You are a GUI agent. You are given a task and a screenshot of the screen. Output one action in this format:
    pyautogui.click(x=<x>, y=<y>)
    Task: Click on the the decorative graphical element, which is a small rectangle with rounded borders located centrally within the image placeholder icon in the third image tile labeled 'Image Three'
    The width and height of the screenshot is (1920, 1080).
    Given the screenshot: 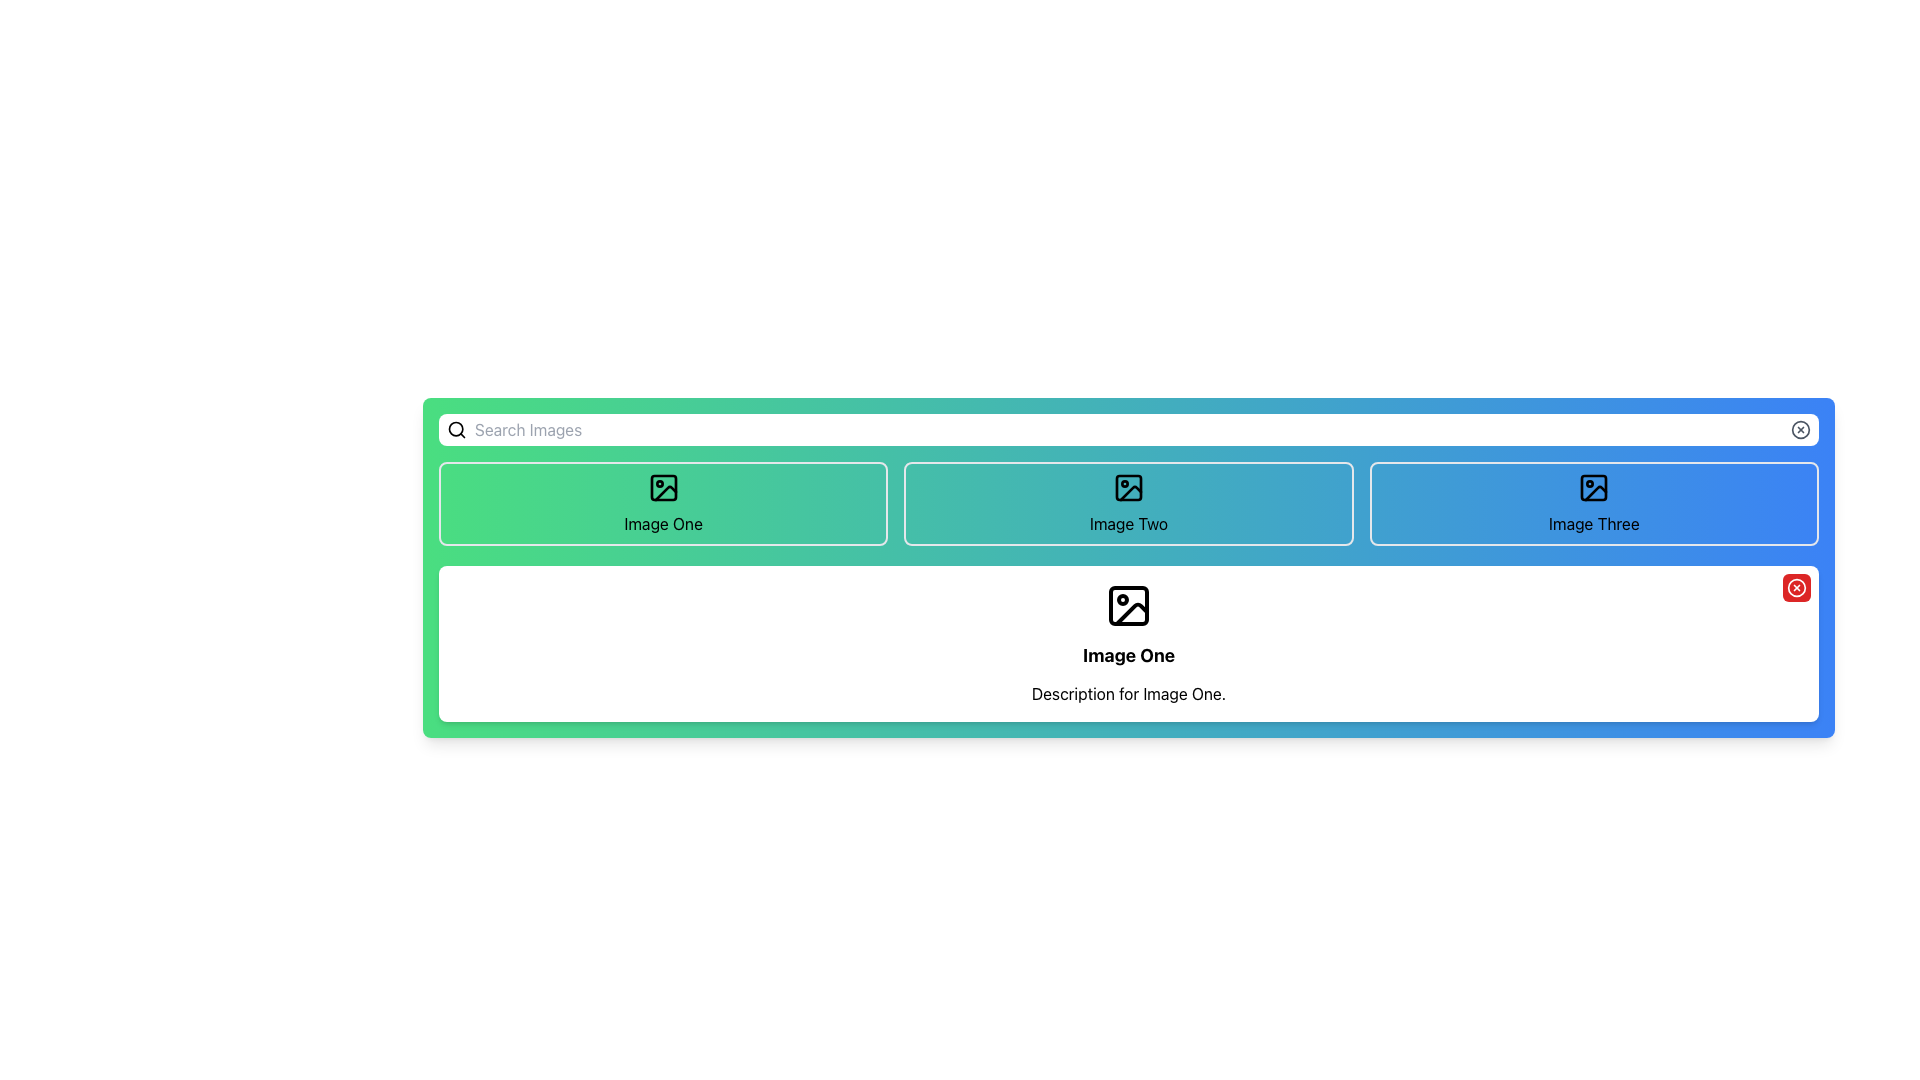 What is the action you would take?
    pyautogui.click(x=1593, y=488)
    